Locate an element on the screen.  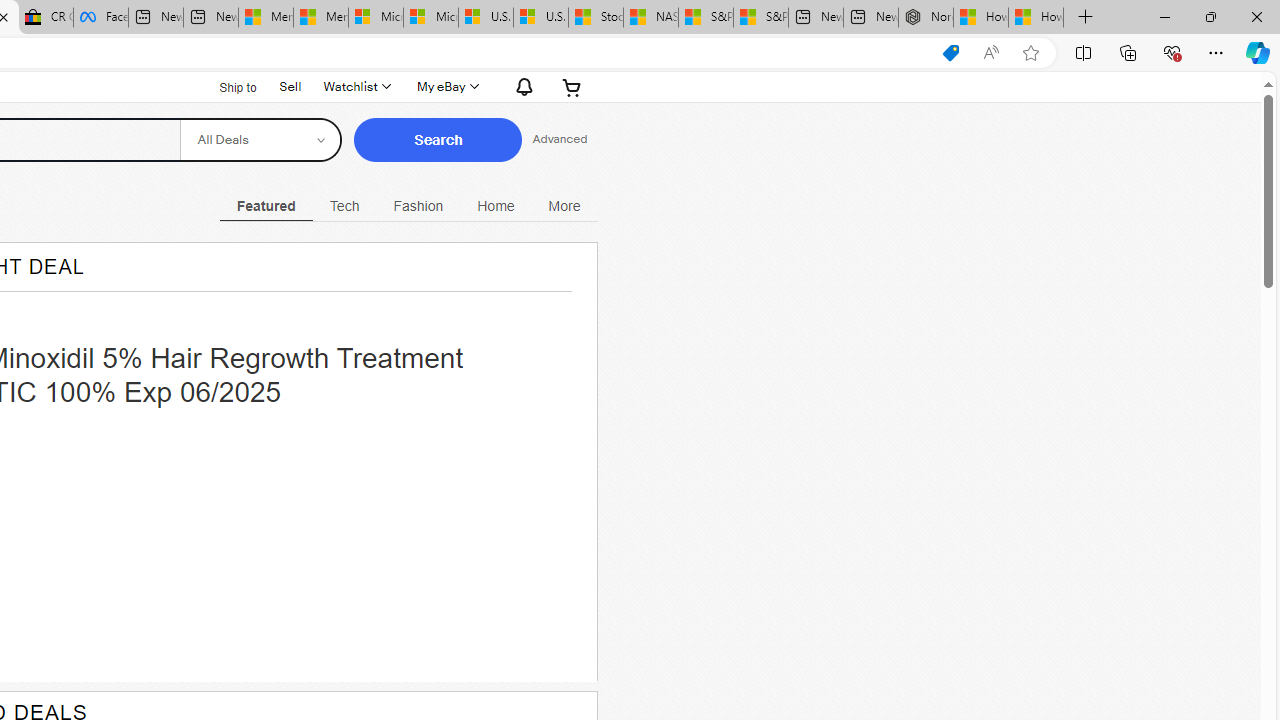
'Tech' is located at coordinates (344, 205).